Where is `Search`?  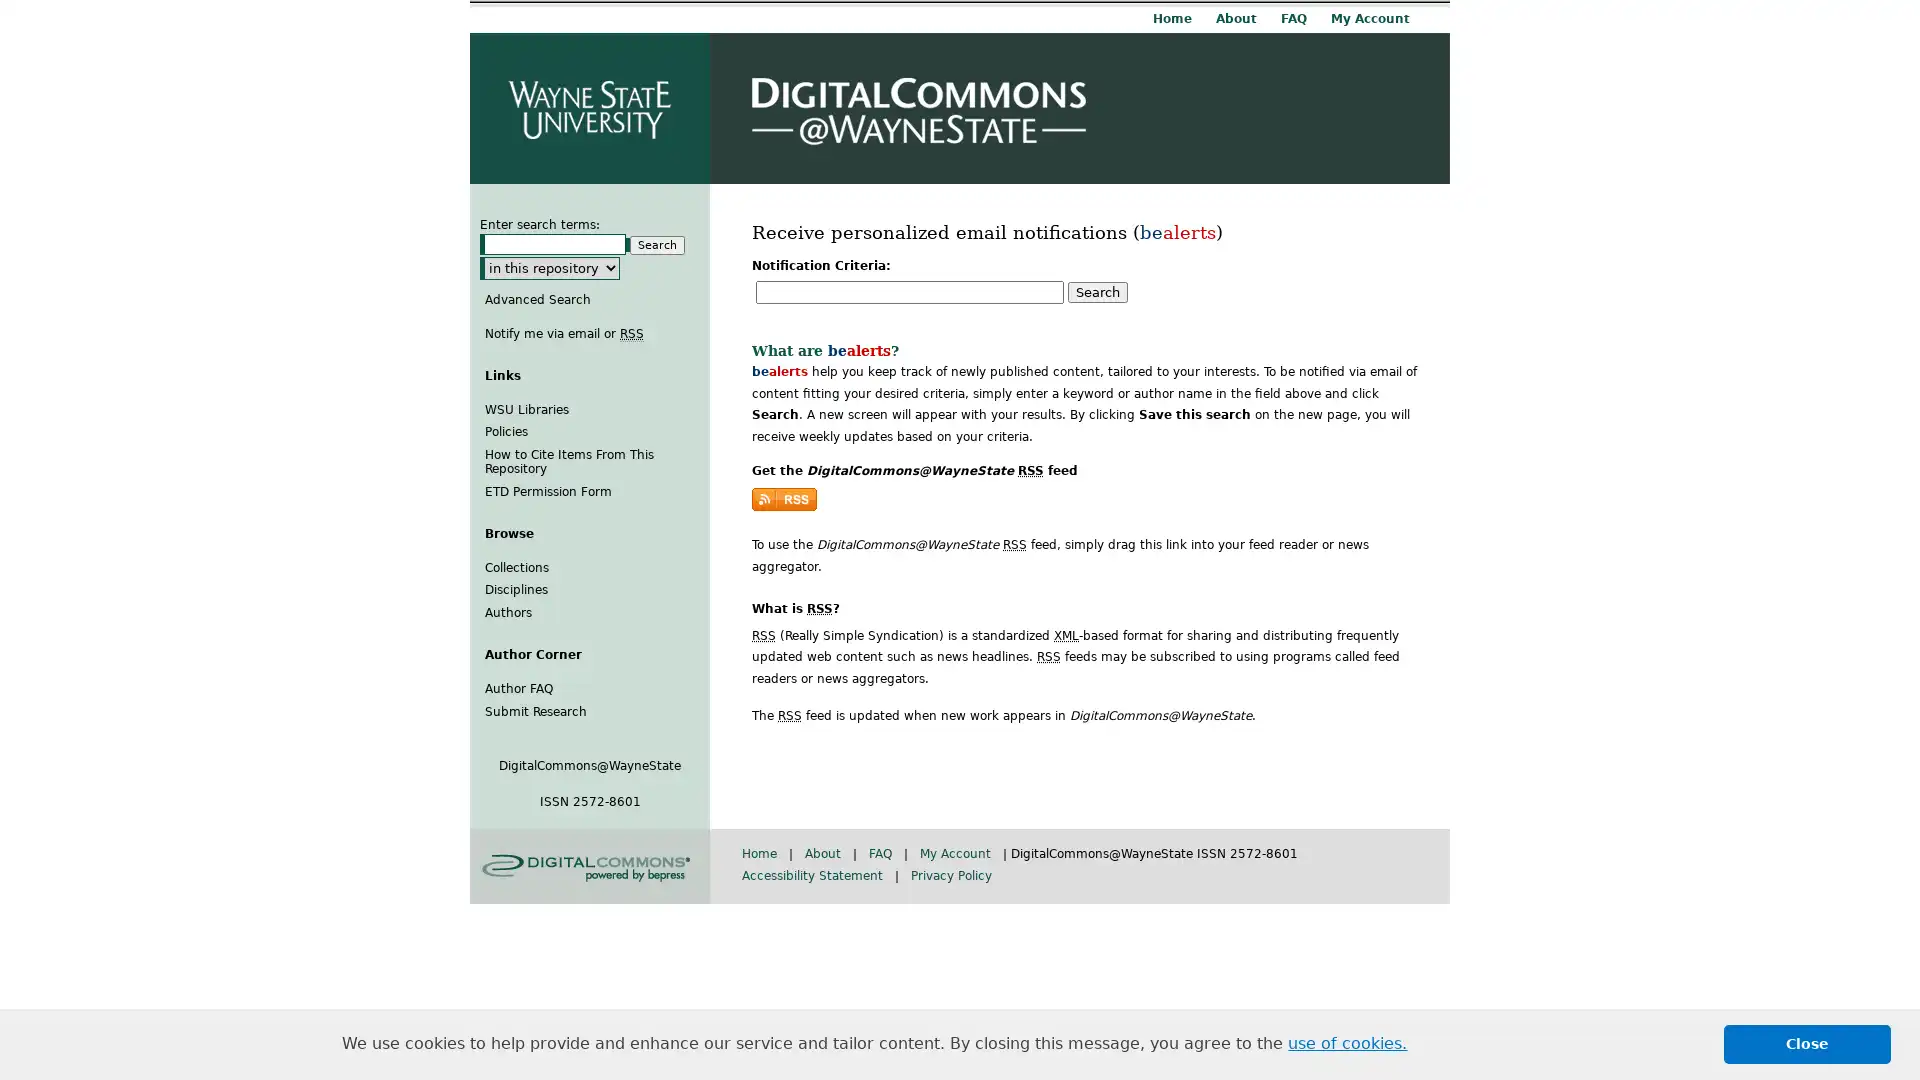 Search is located at coordinates (657, 244).